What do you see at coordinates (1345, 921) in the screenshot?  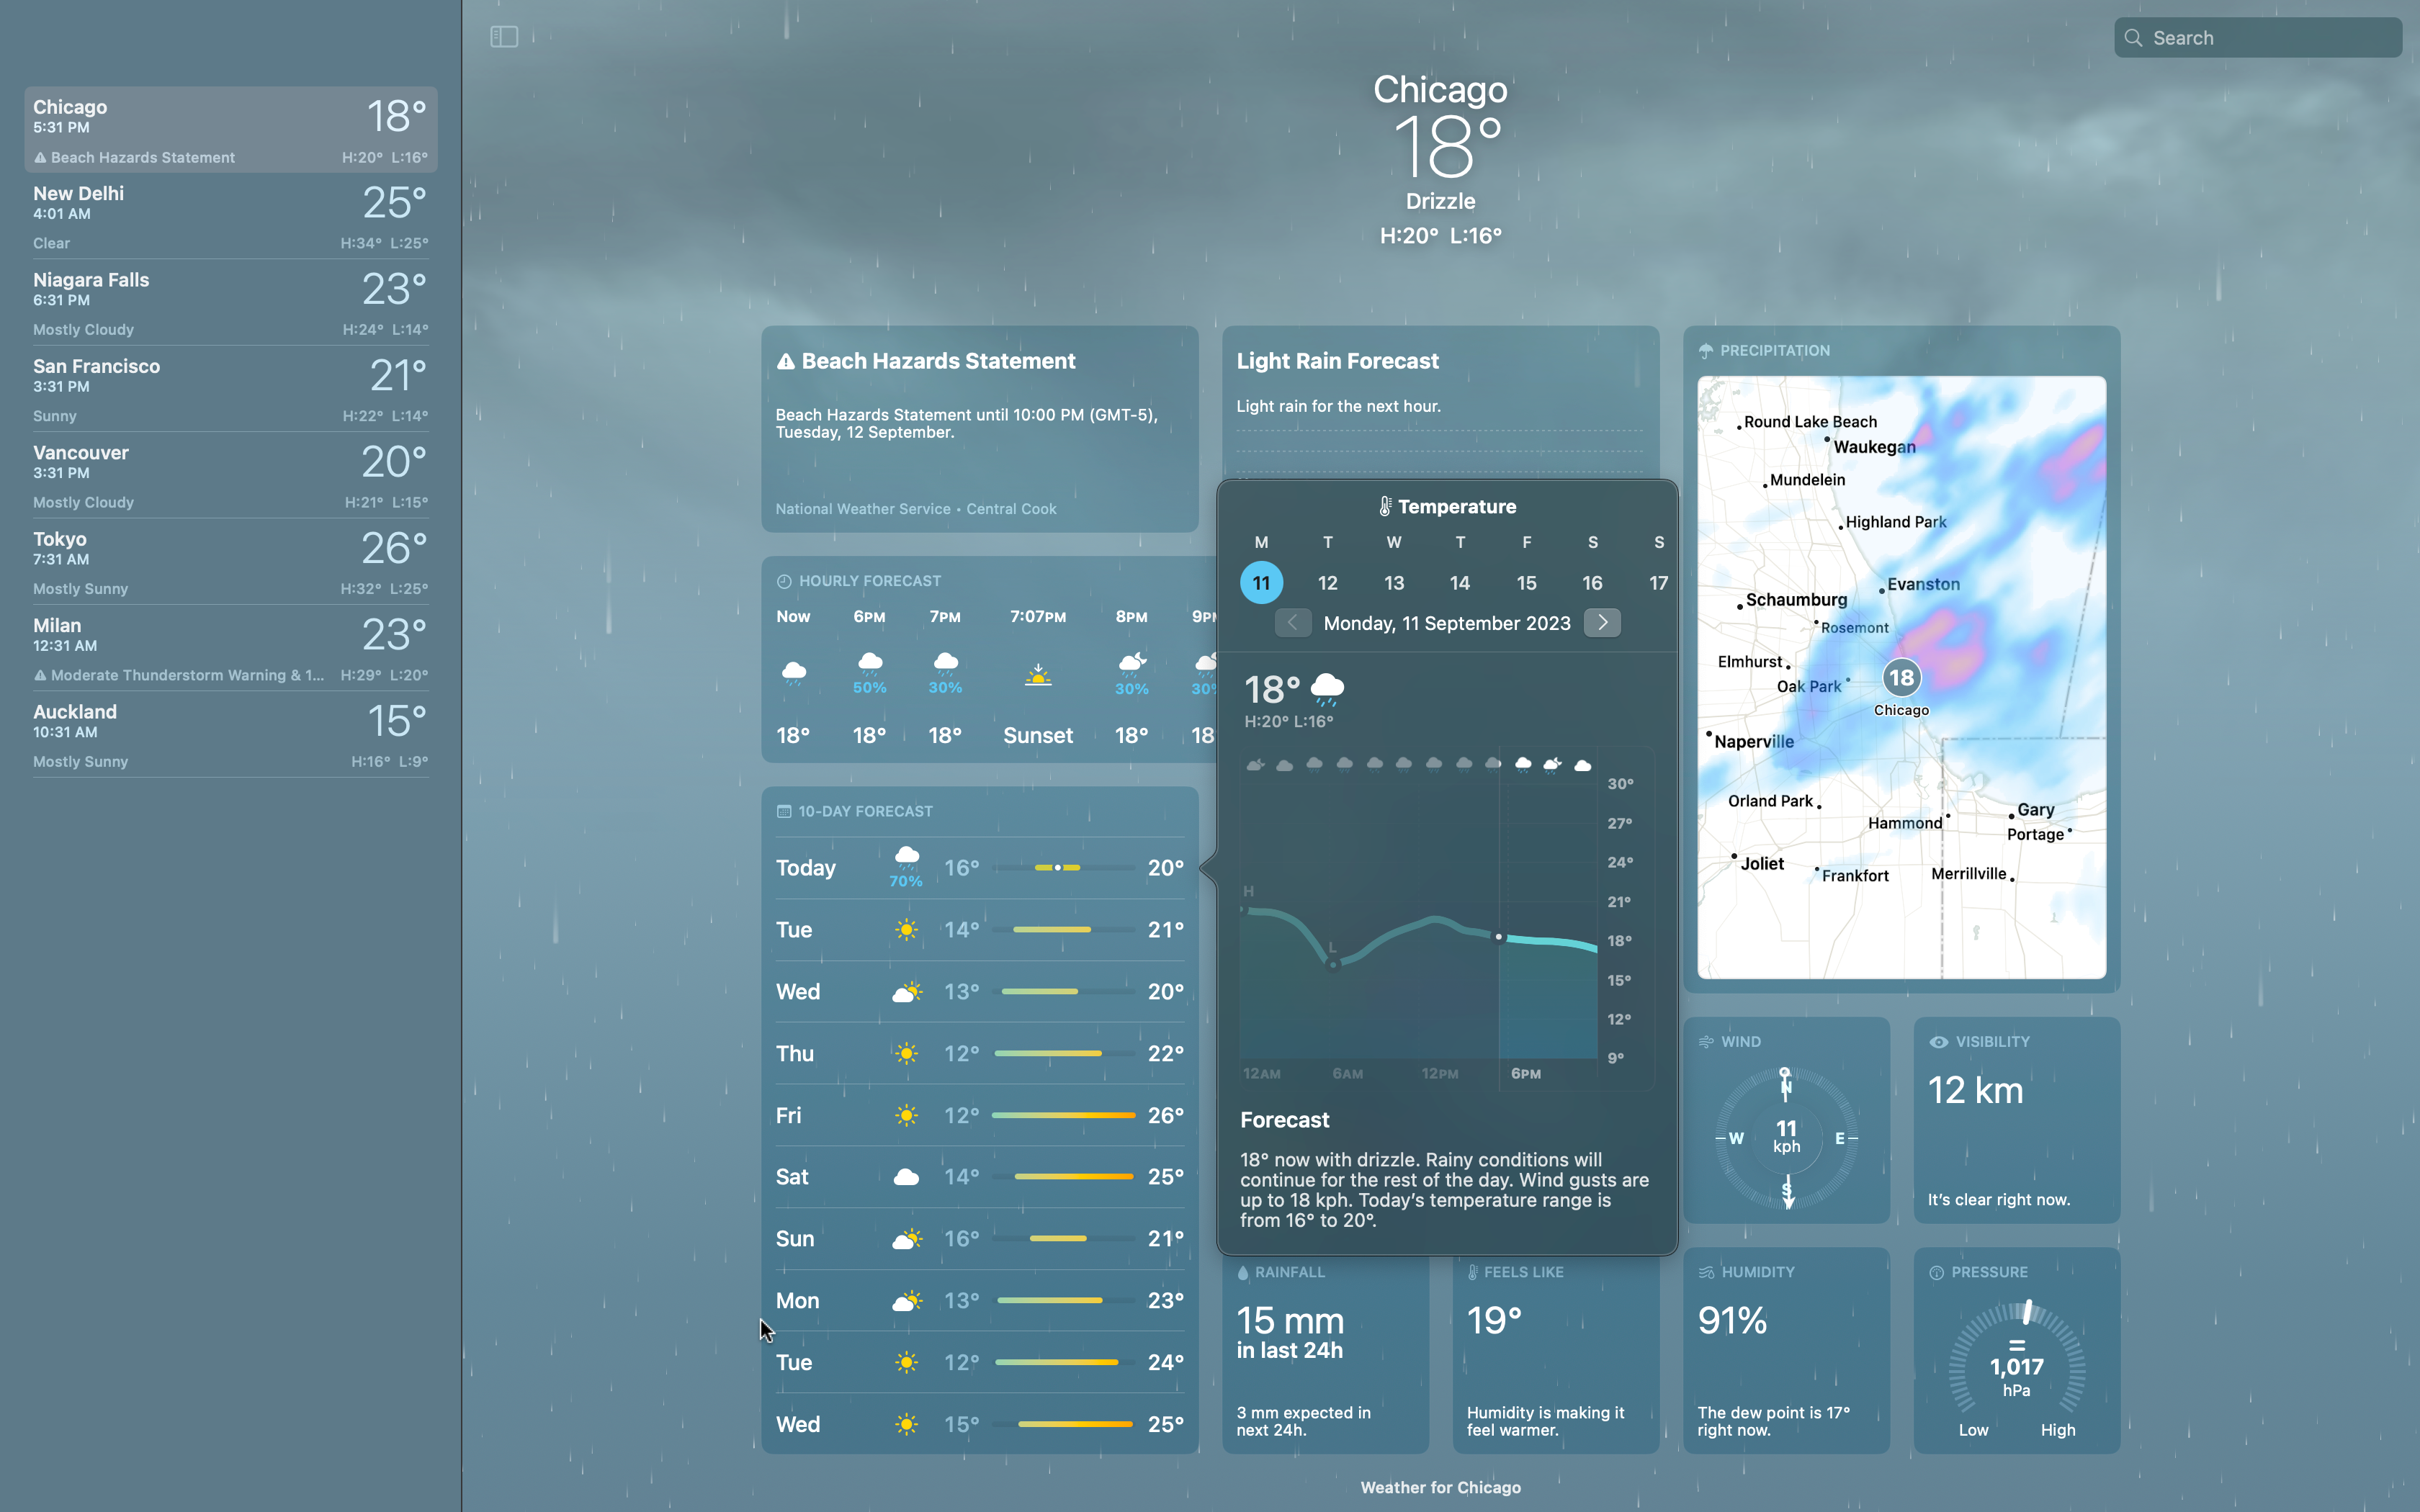 I see `Identify the climate at 6 in the morning` at bounding box center [1345, 921].